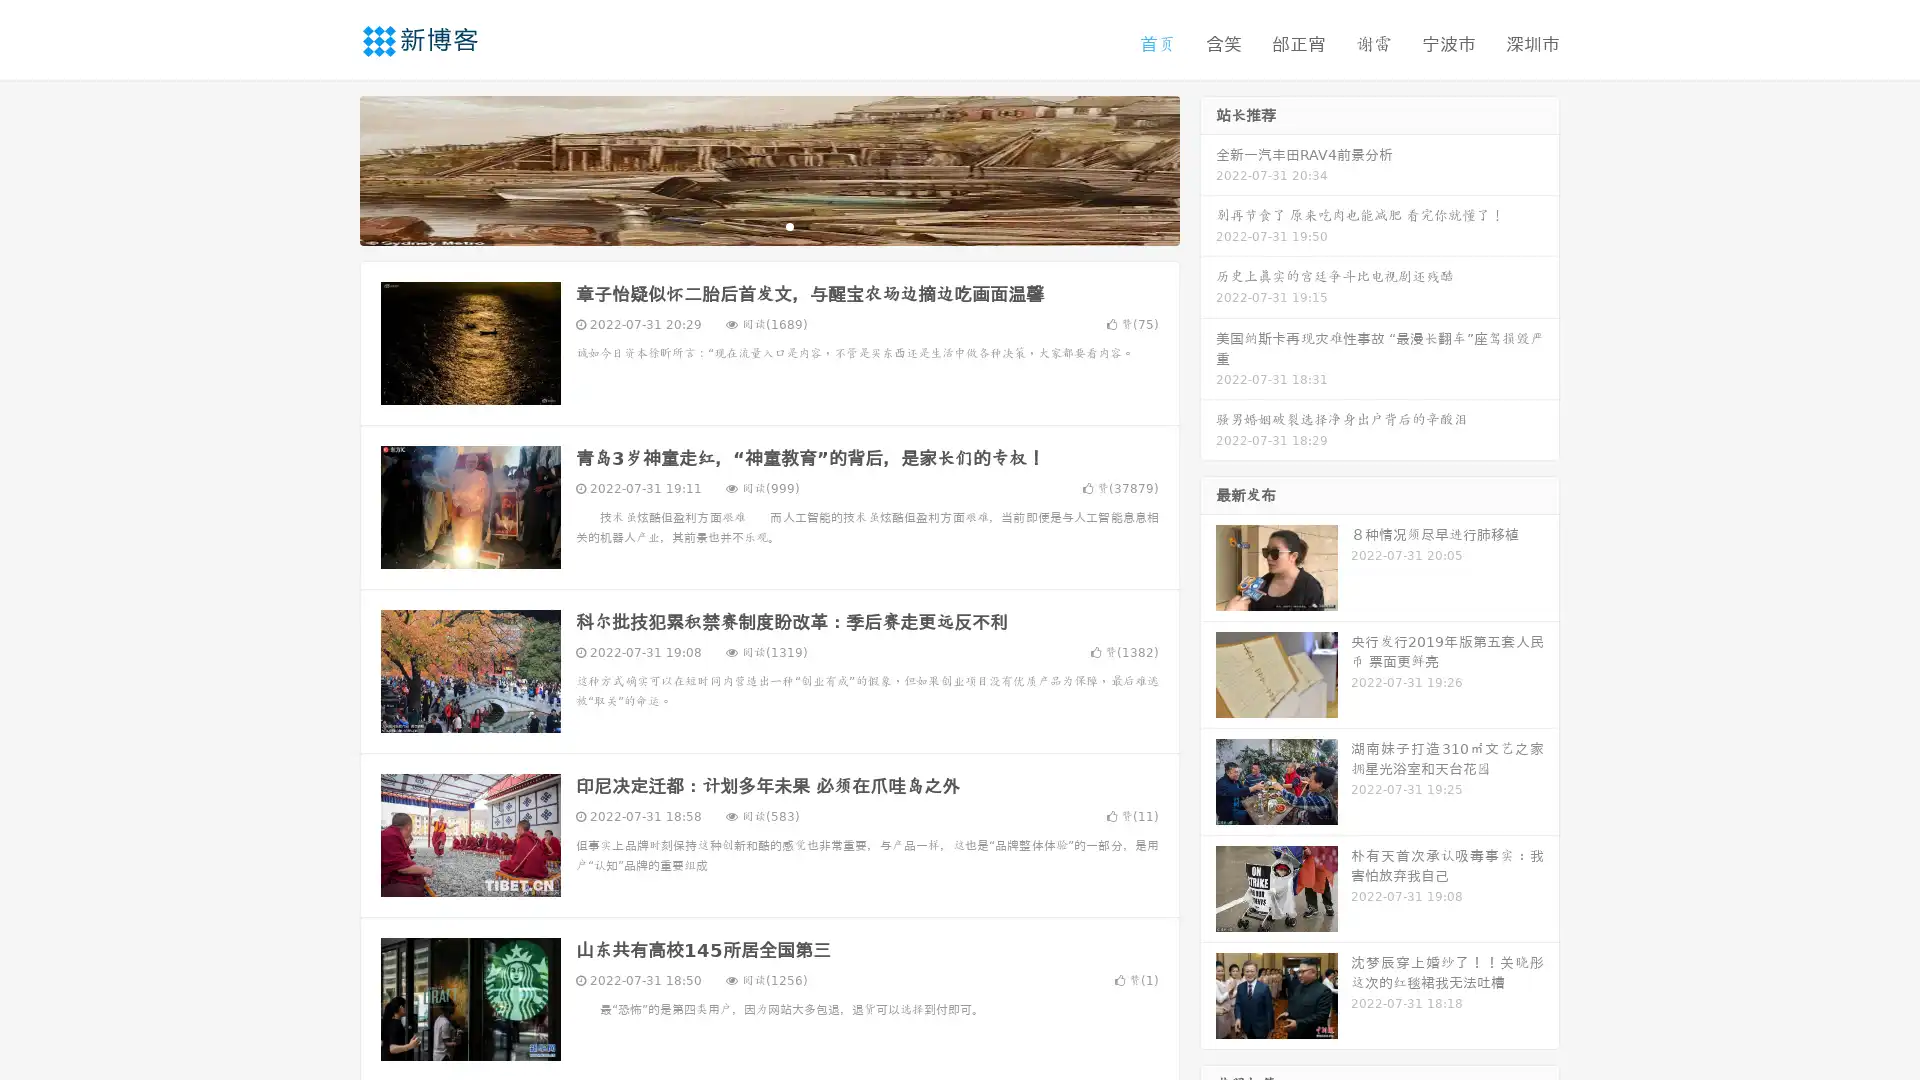  I want to click on Go to slide 1, so click(748, 225).